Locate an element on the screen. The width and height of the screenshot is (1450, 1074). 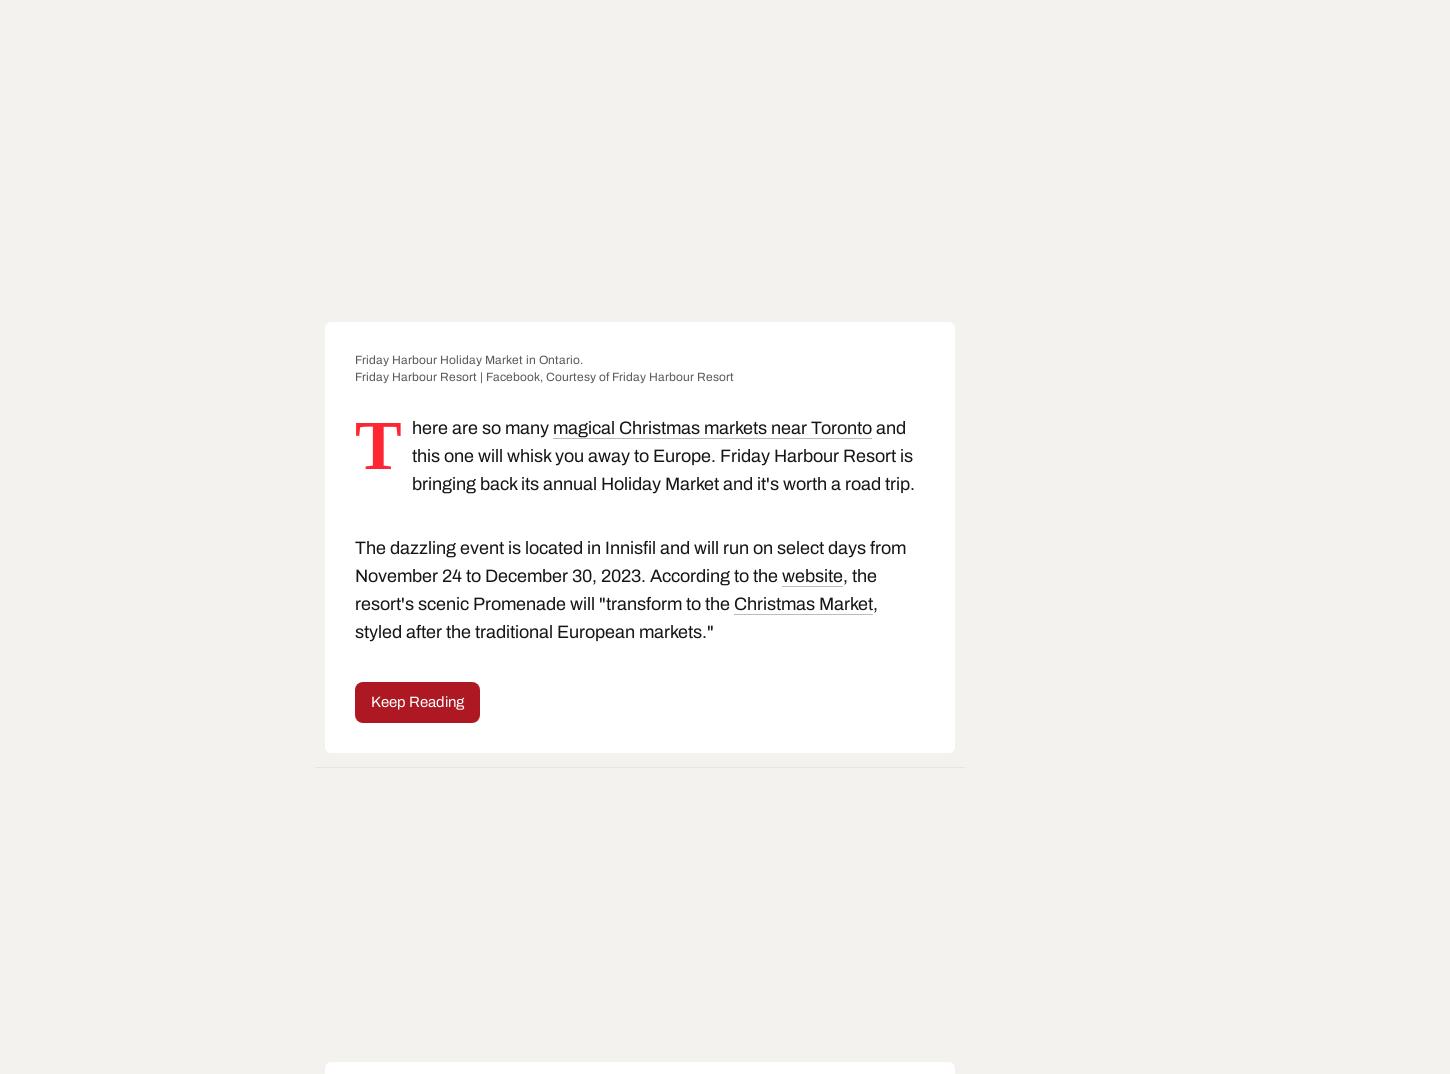
'magical Christmas markets near Toronto' is located at coordinates (710, 427).